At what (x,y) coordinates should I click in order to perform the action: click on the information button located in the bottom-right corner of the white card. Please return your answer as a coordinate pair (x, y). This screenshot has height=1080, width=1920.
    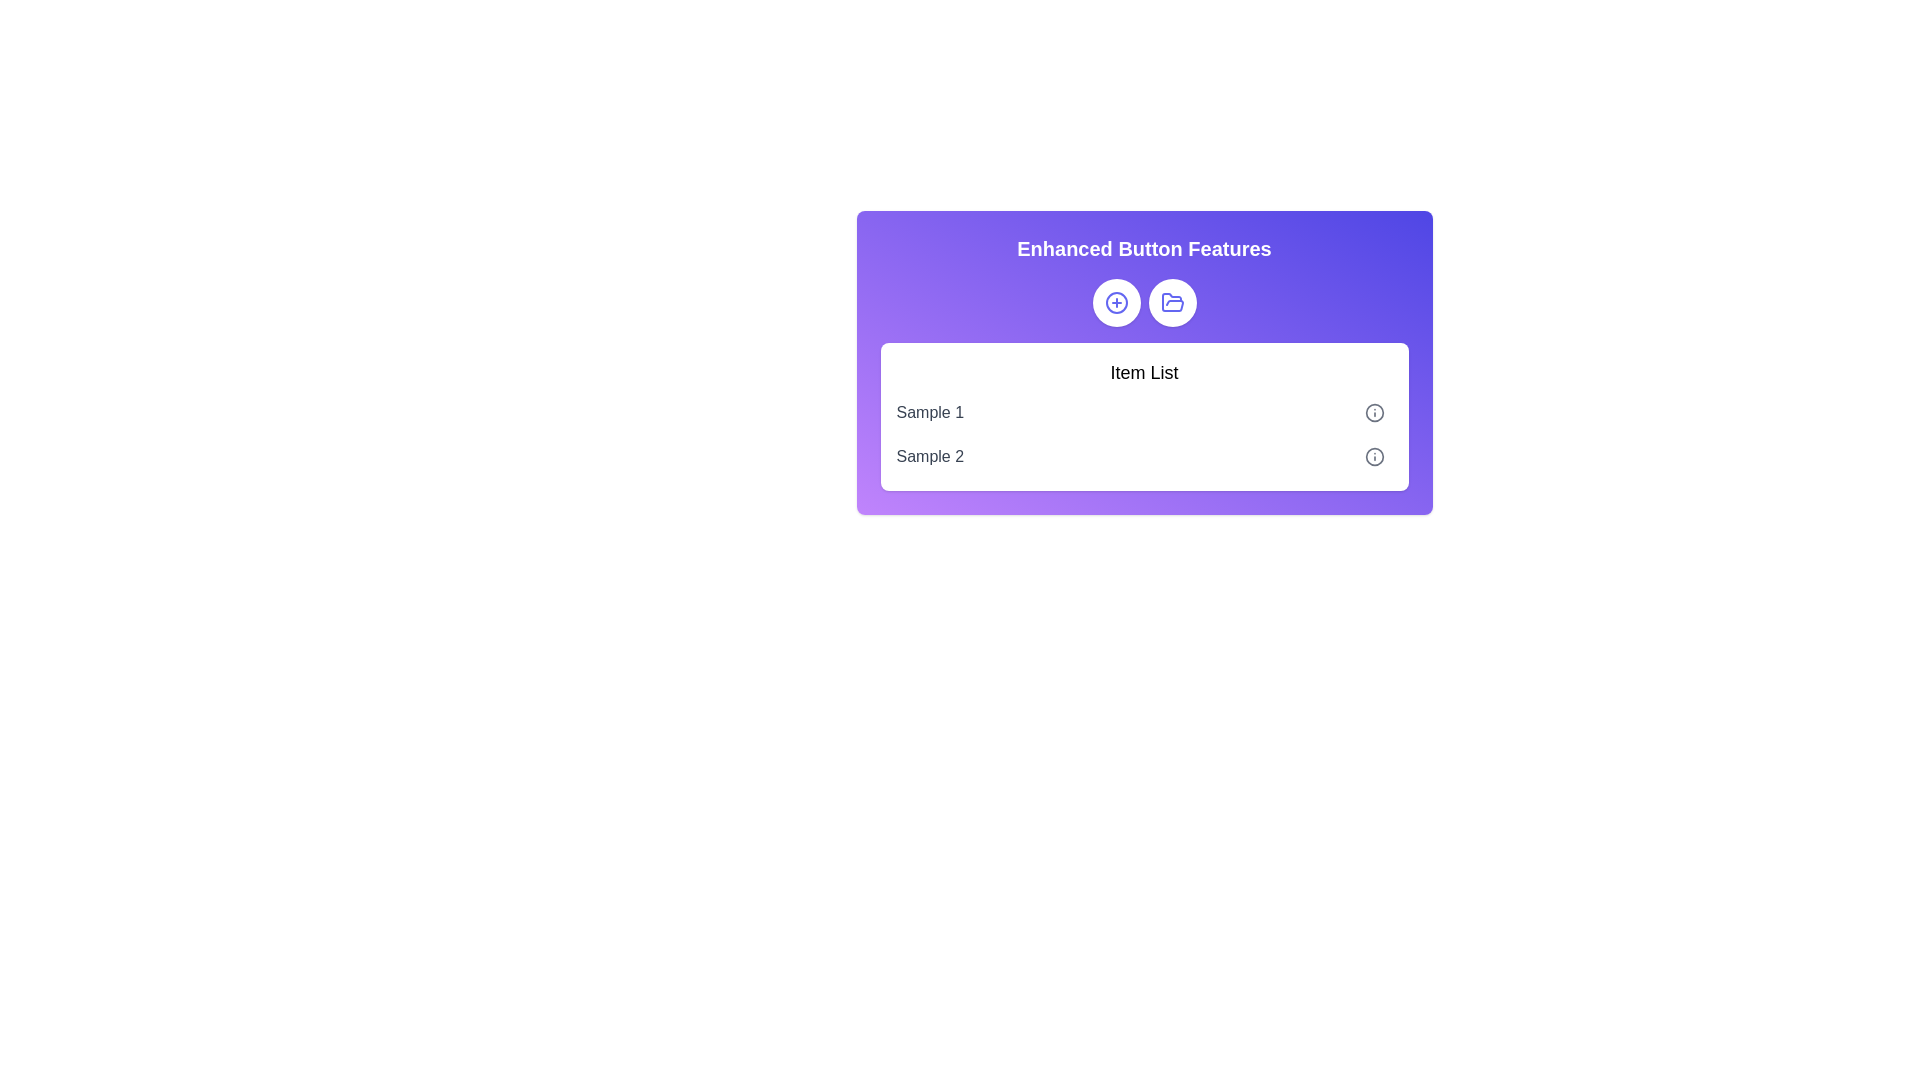
    Looking at the image, I should click on (1373, 456).